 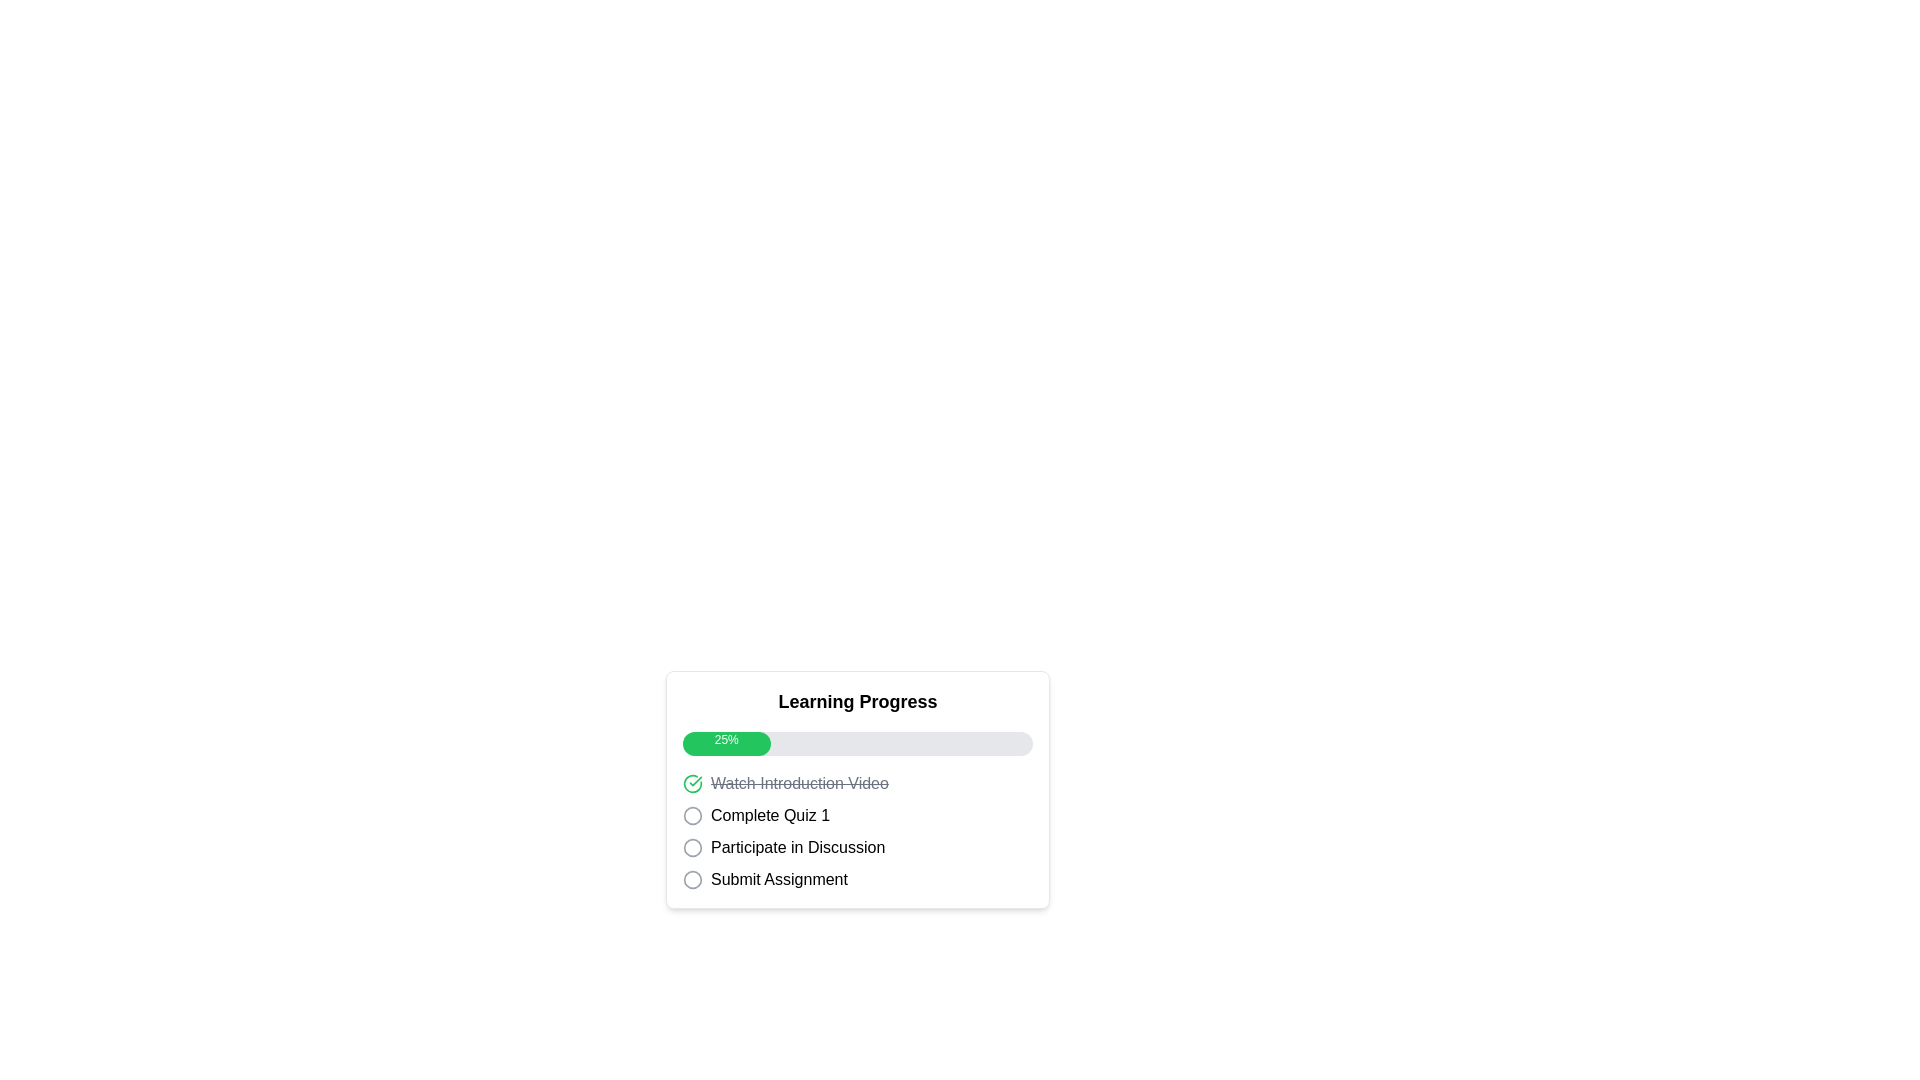 What do you see at coordinates (725, 744) in the screenshot?
I see `the Progress indicator that visually represents 25% completion of a task, located in the Learning Progress panel near the top` at bounding box center [725, 744].